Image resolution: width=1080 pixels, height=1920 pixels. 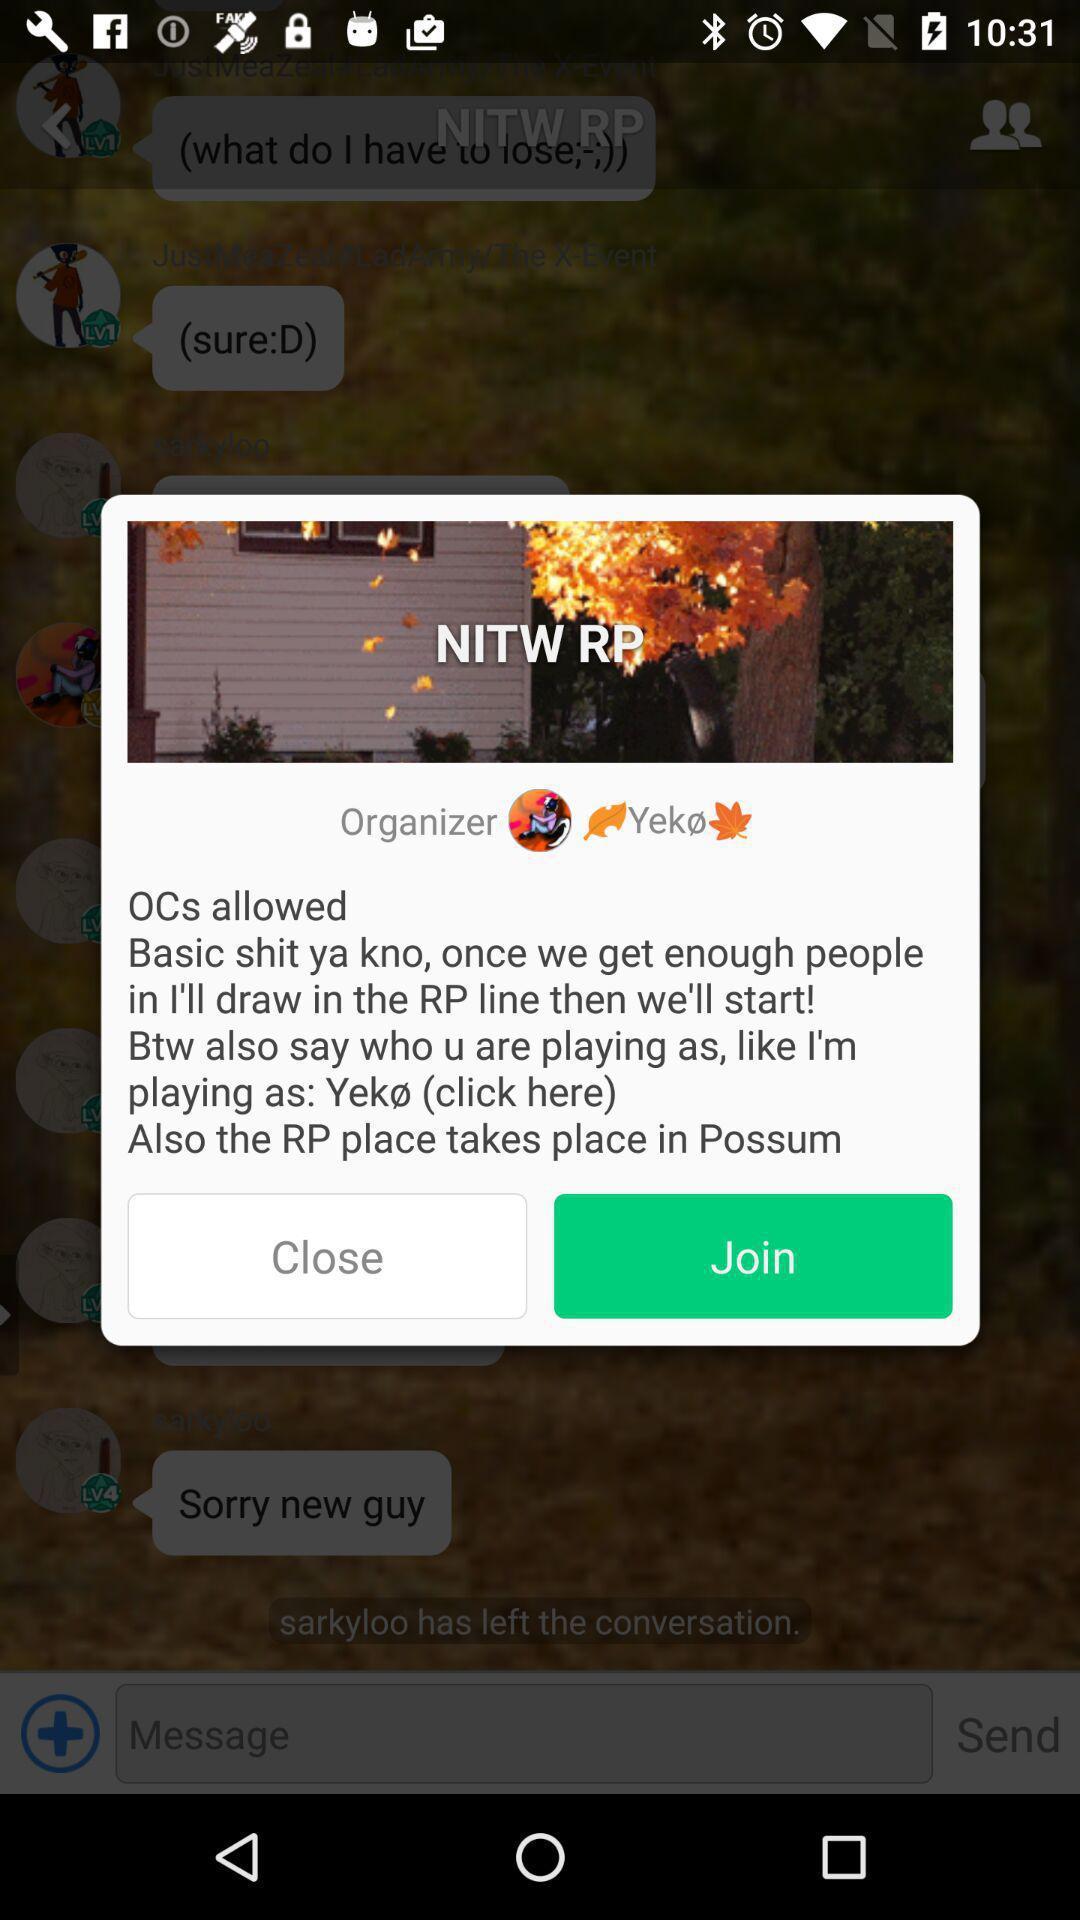 I want to click on the close button, so click(x=326, y=1255).